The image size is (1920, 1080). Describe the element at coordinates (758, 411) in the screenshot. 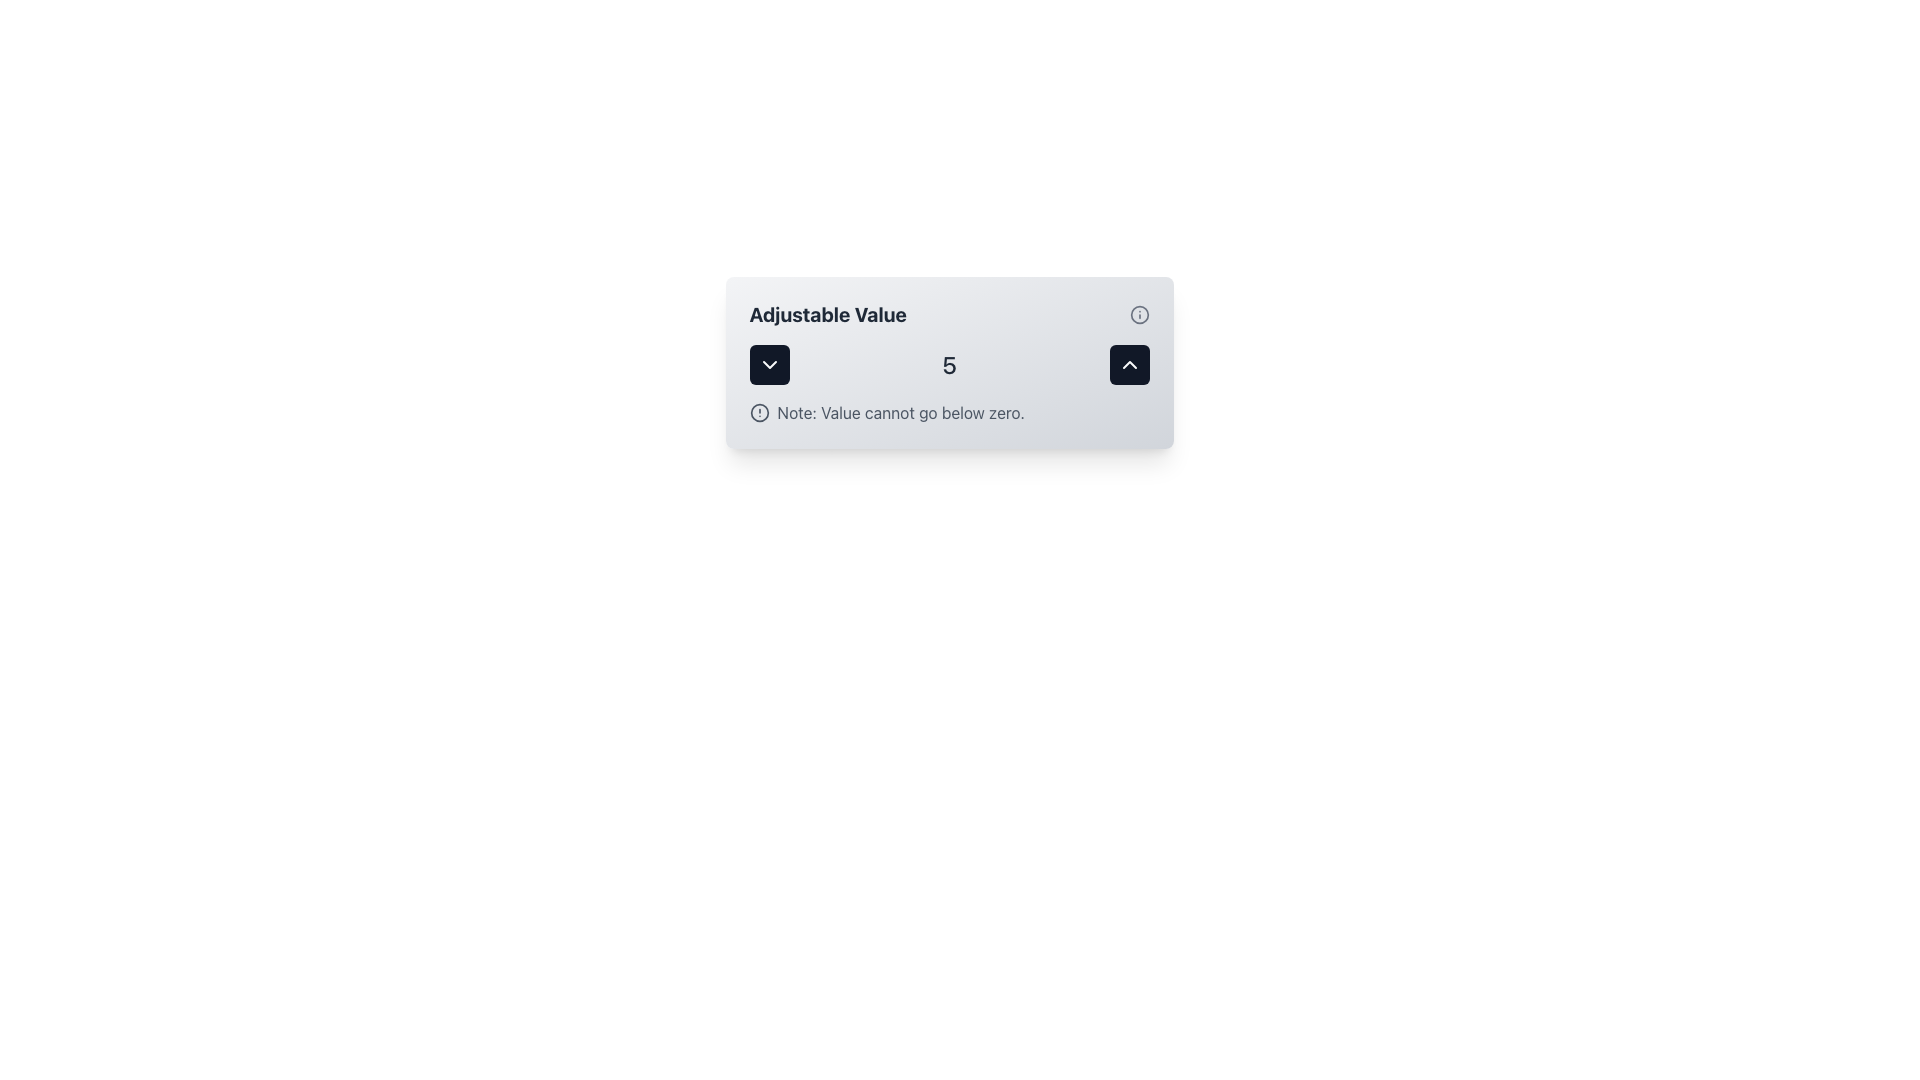

I see `the circular graphical icon component located to the left of the text 'Note: Value cannot go below zero.'` at that location.